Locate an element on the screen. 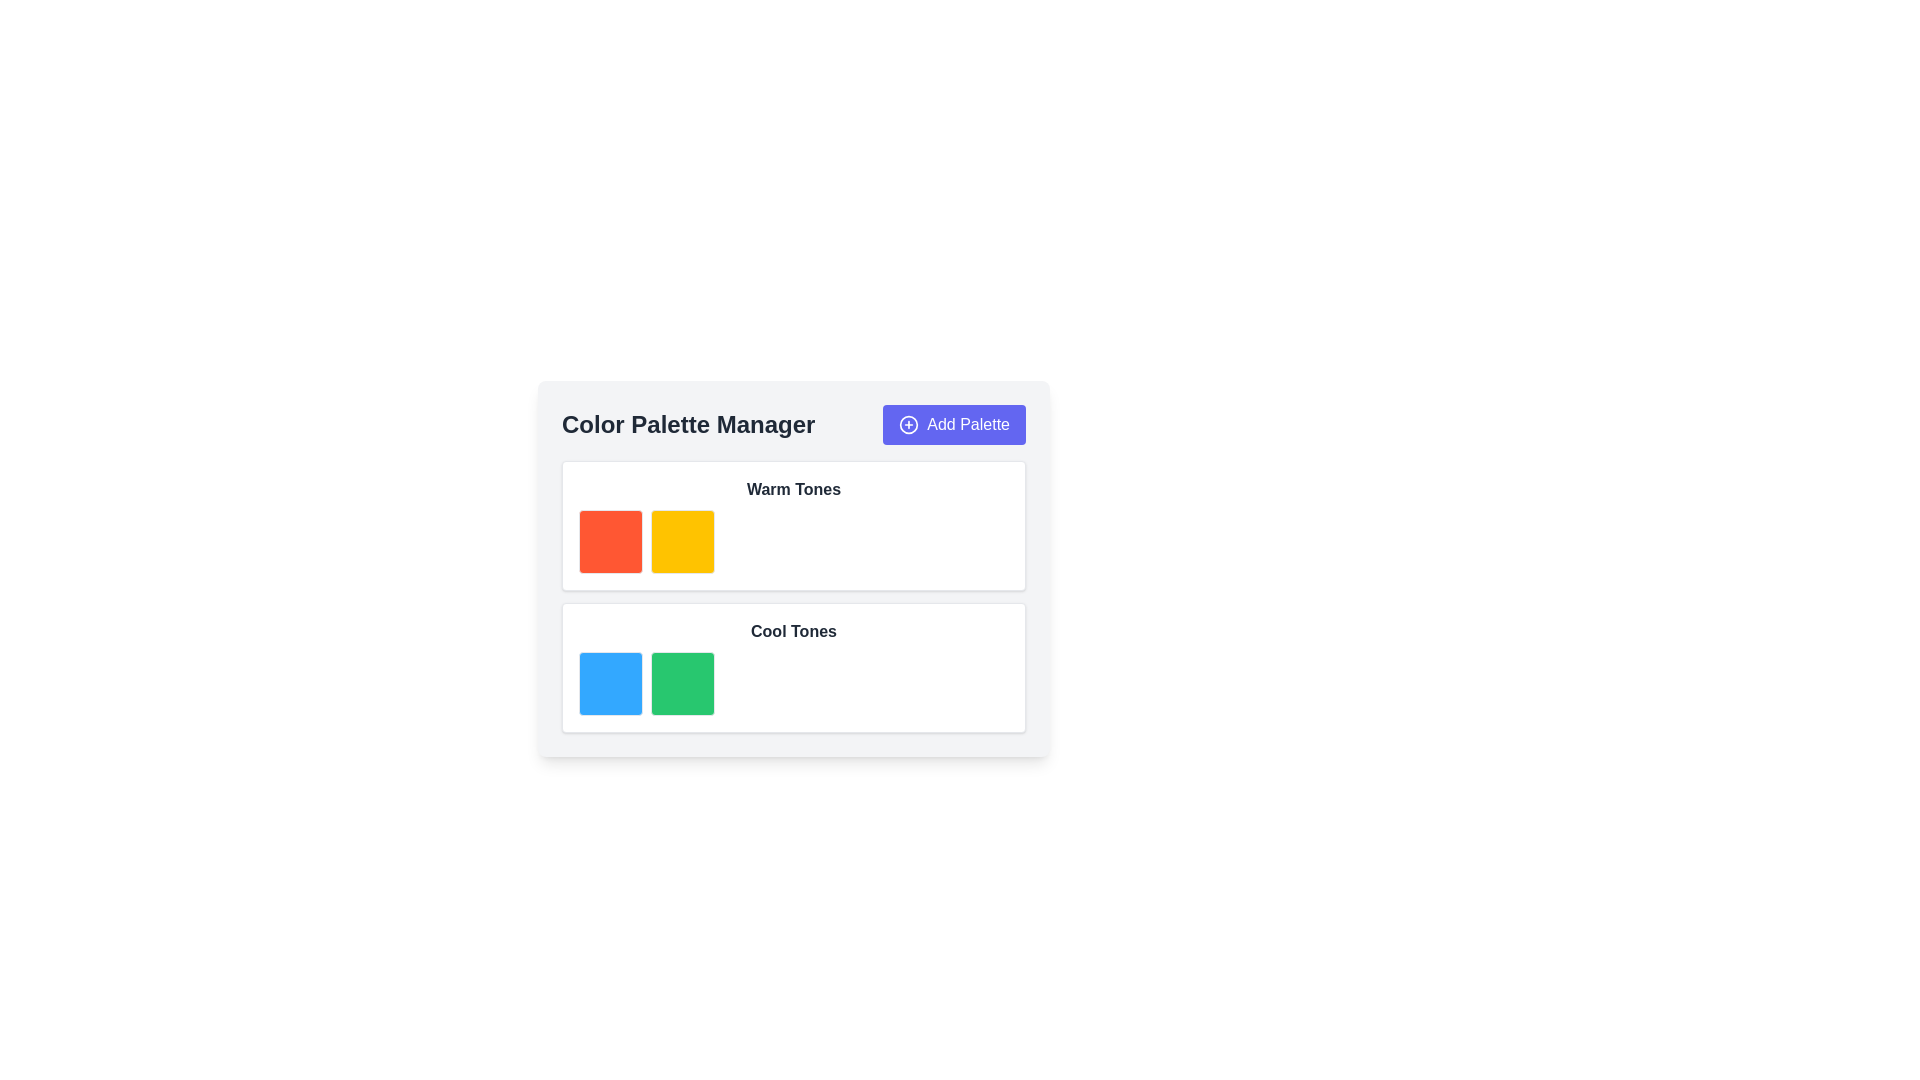 This screenshot has height=1080, width=1920. the 'Add Palette' button located in the top-right corner of the Color Palette Manager, which features an indigo background and a circular icon with a plus sign is located at coordinates (953, 423).